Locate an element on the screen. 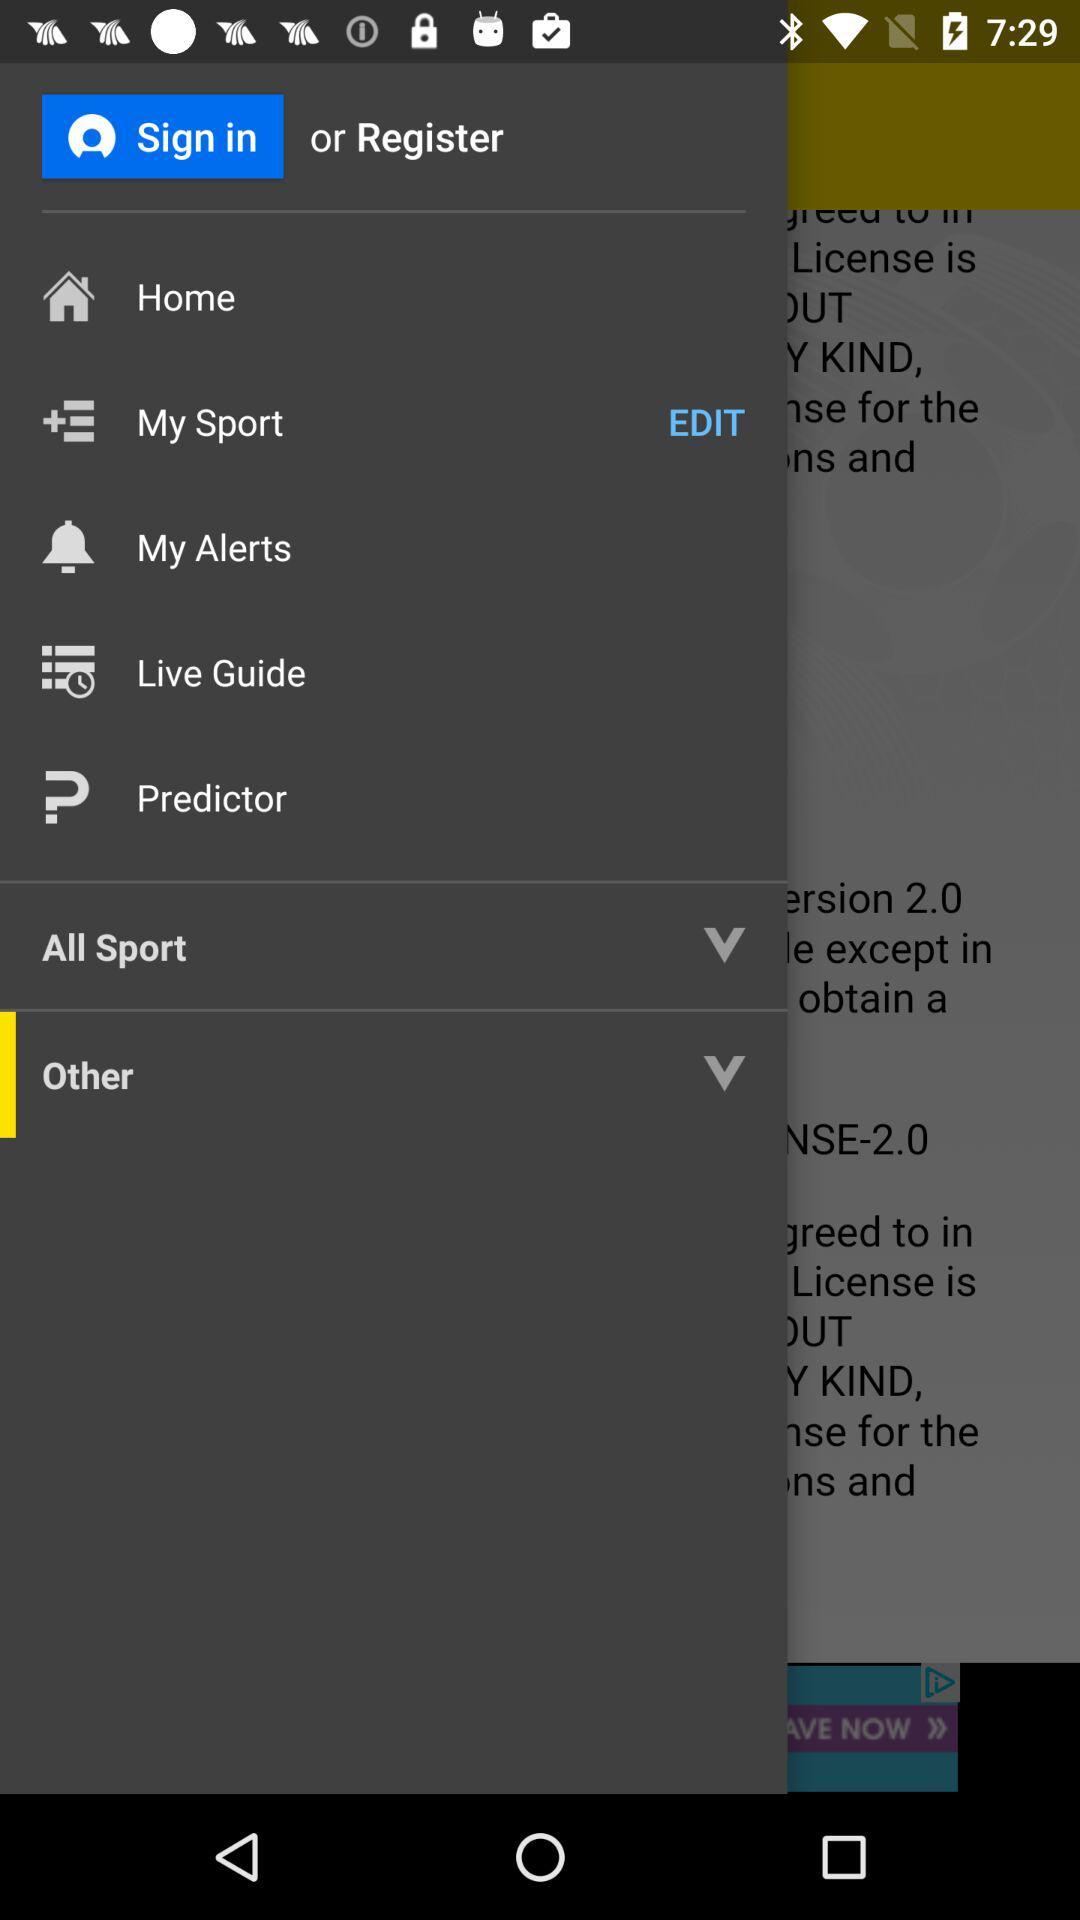 Image resolution: width=1080 pixels, height=1920 pixels. register is located at coordinates (463, 135).